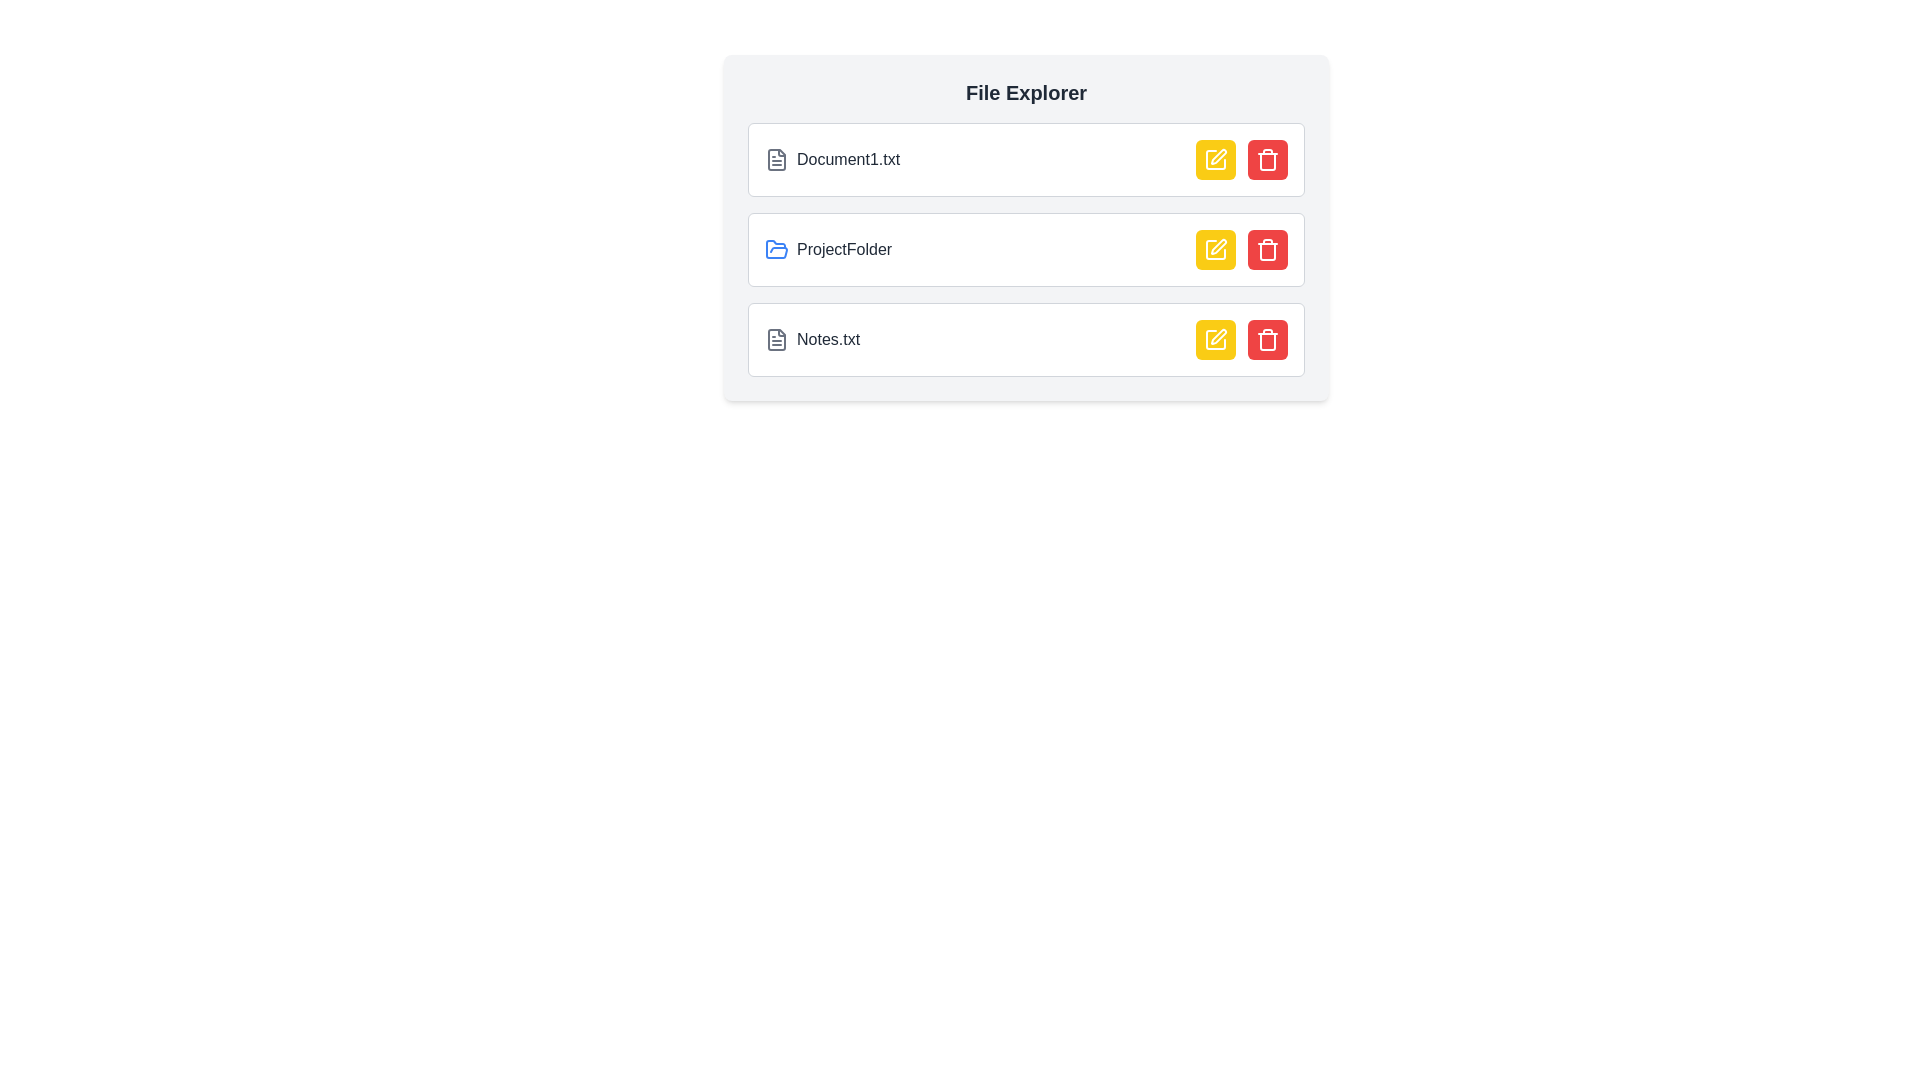  I want to click on the 'ProjectFolder' list item, so click(1026, 249).